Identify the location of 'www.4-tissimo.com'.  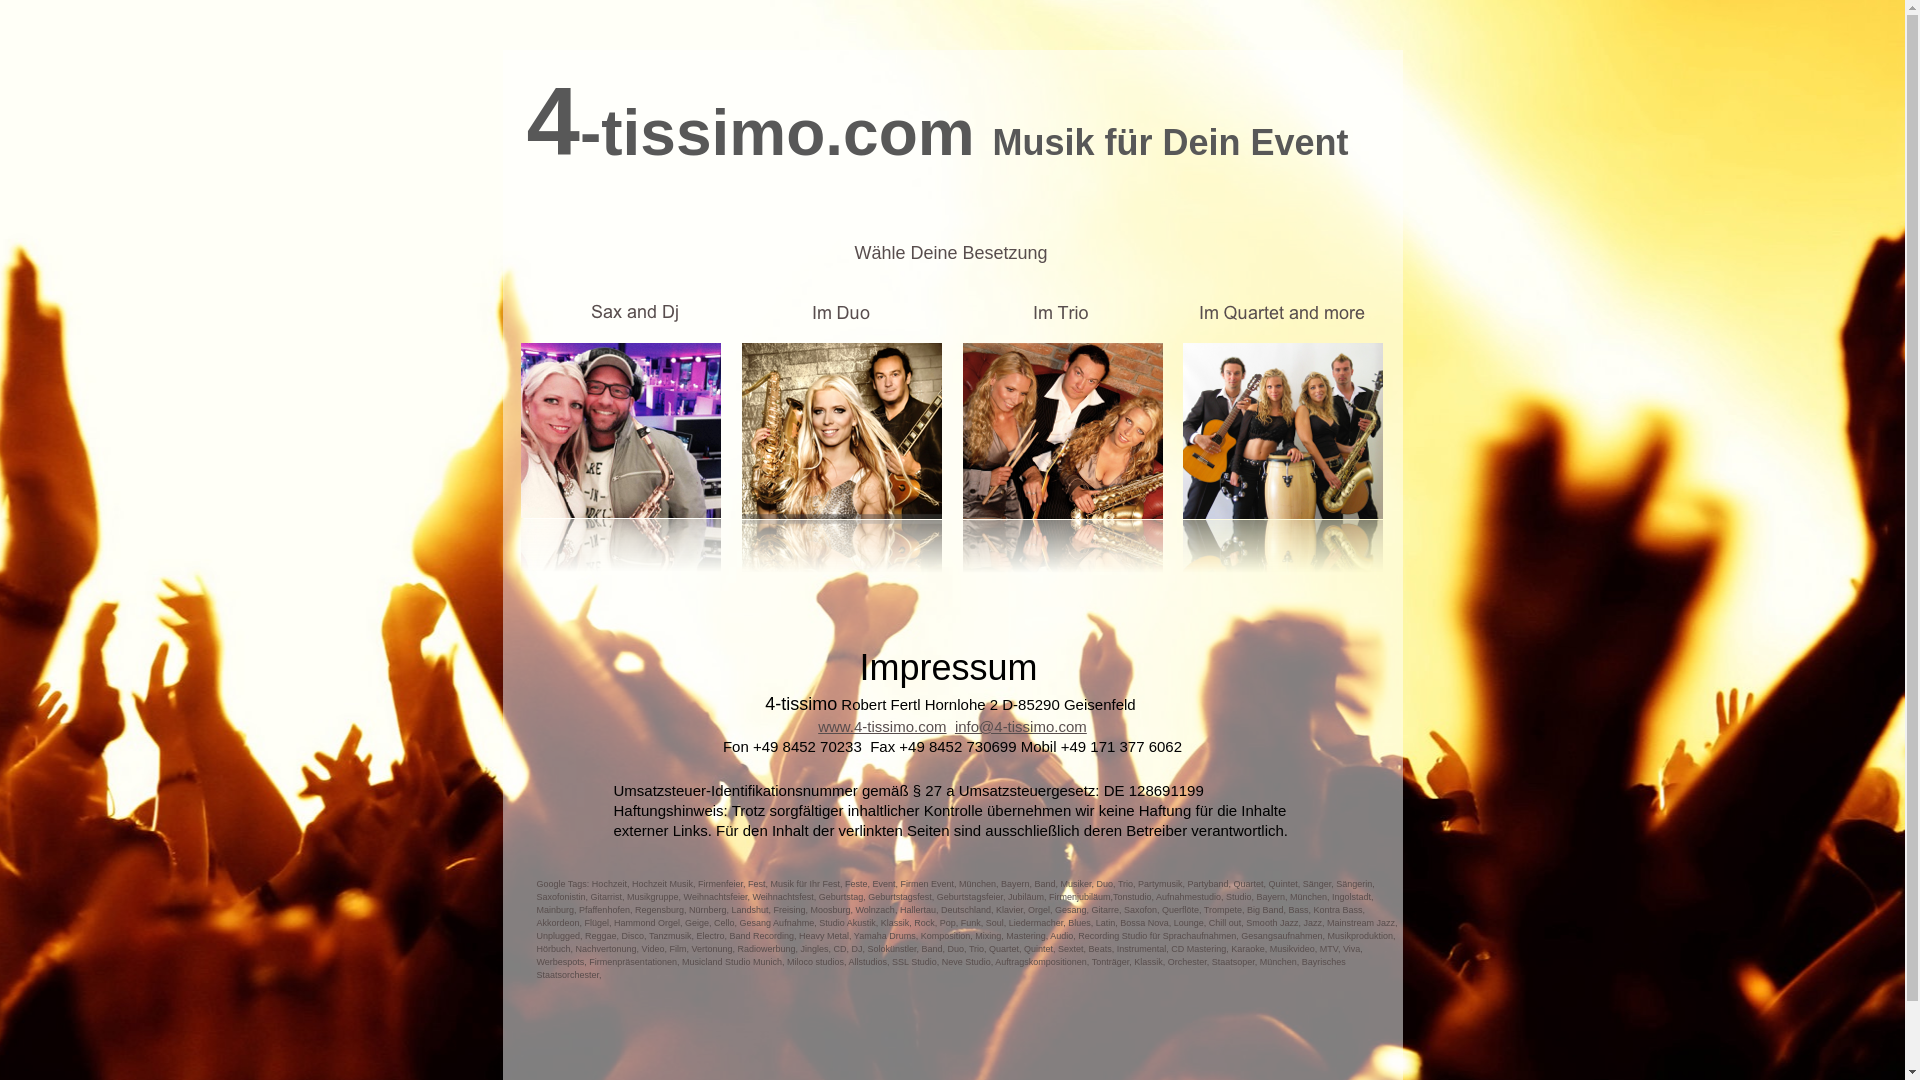
(881, 726).